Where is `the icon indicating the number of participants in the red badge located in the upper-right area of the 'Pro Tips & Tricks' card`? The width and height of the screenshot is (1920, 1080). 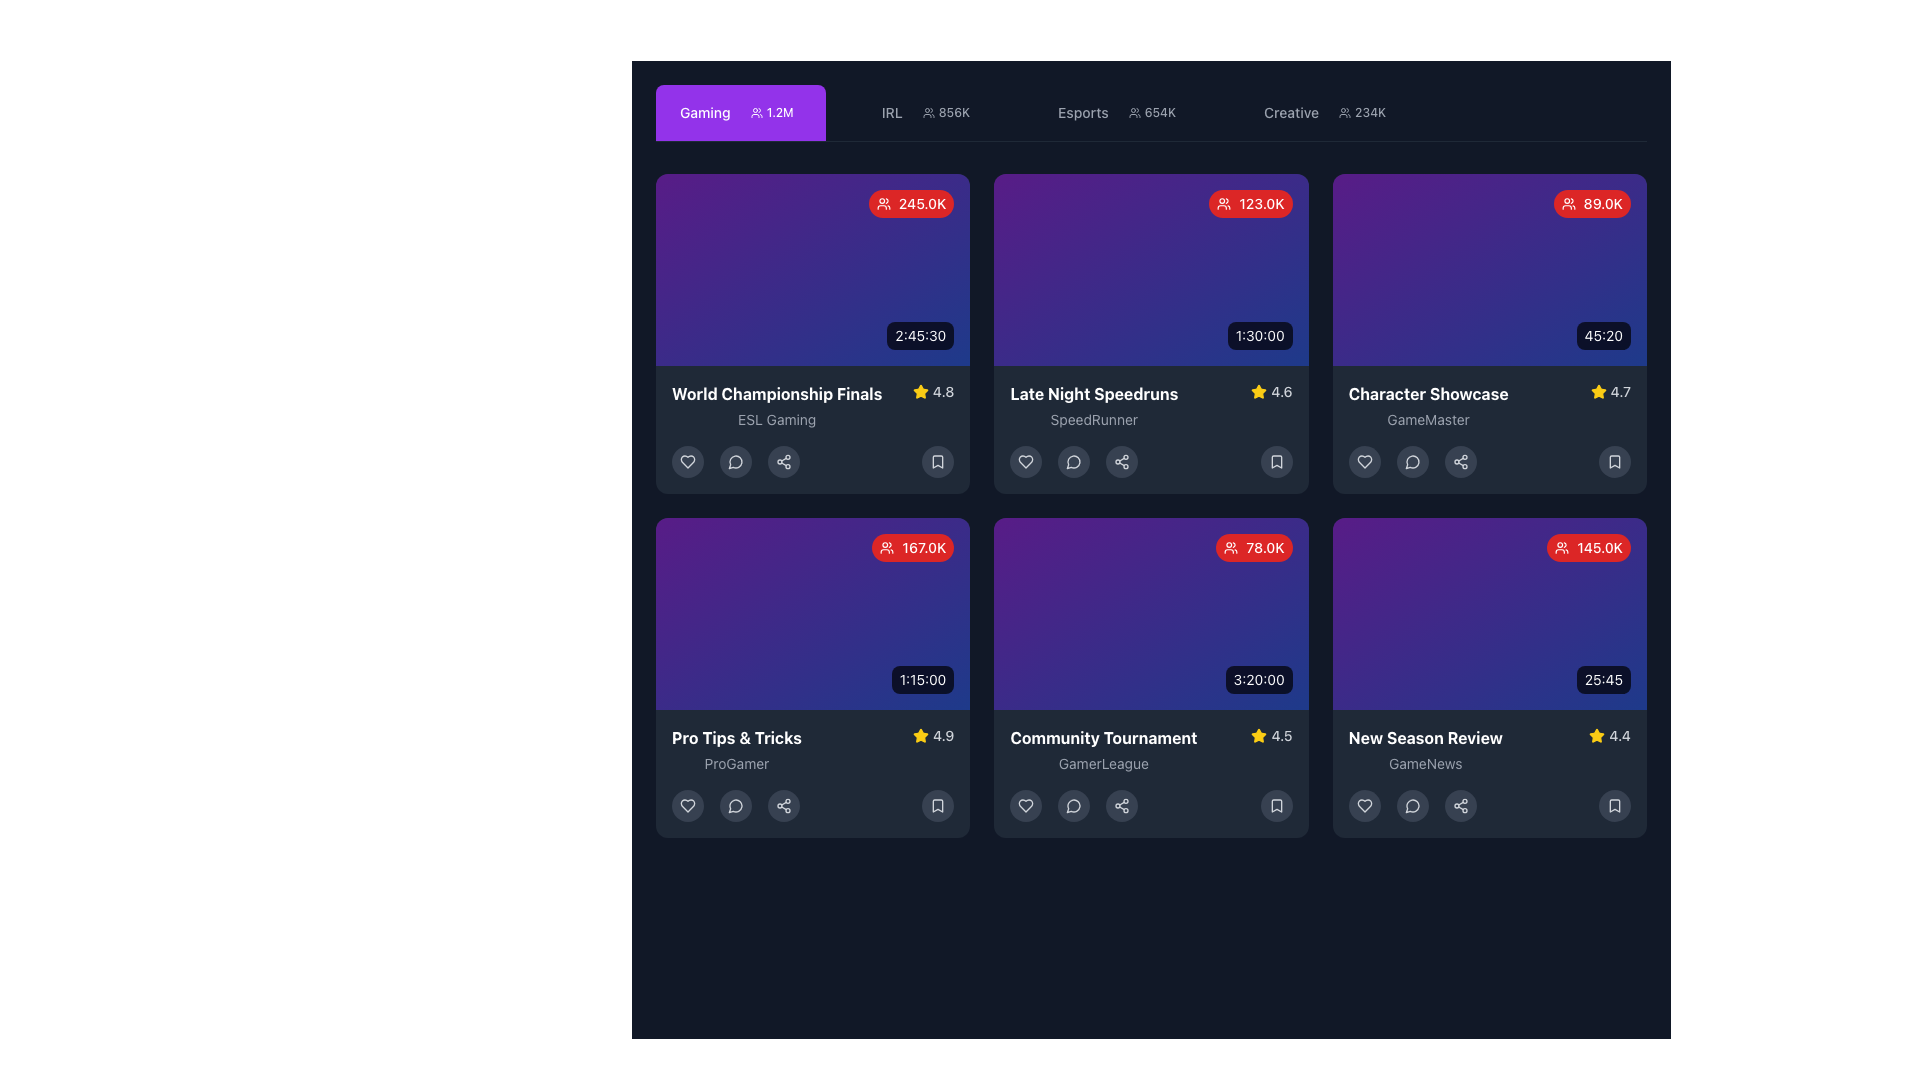
the icon indicating the number of participants in the red badge located in the upper-right area of the 'Pro Tips & Tricks' card is located at coordinates (886, 547).